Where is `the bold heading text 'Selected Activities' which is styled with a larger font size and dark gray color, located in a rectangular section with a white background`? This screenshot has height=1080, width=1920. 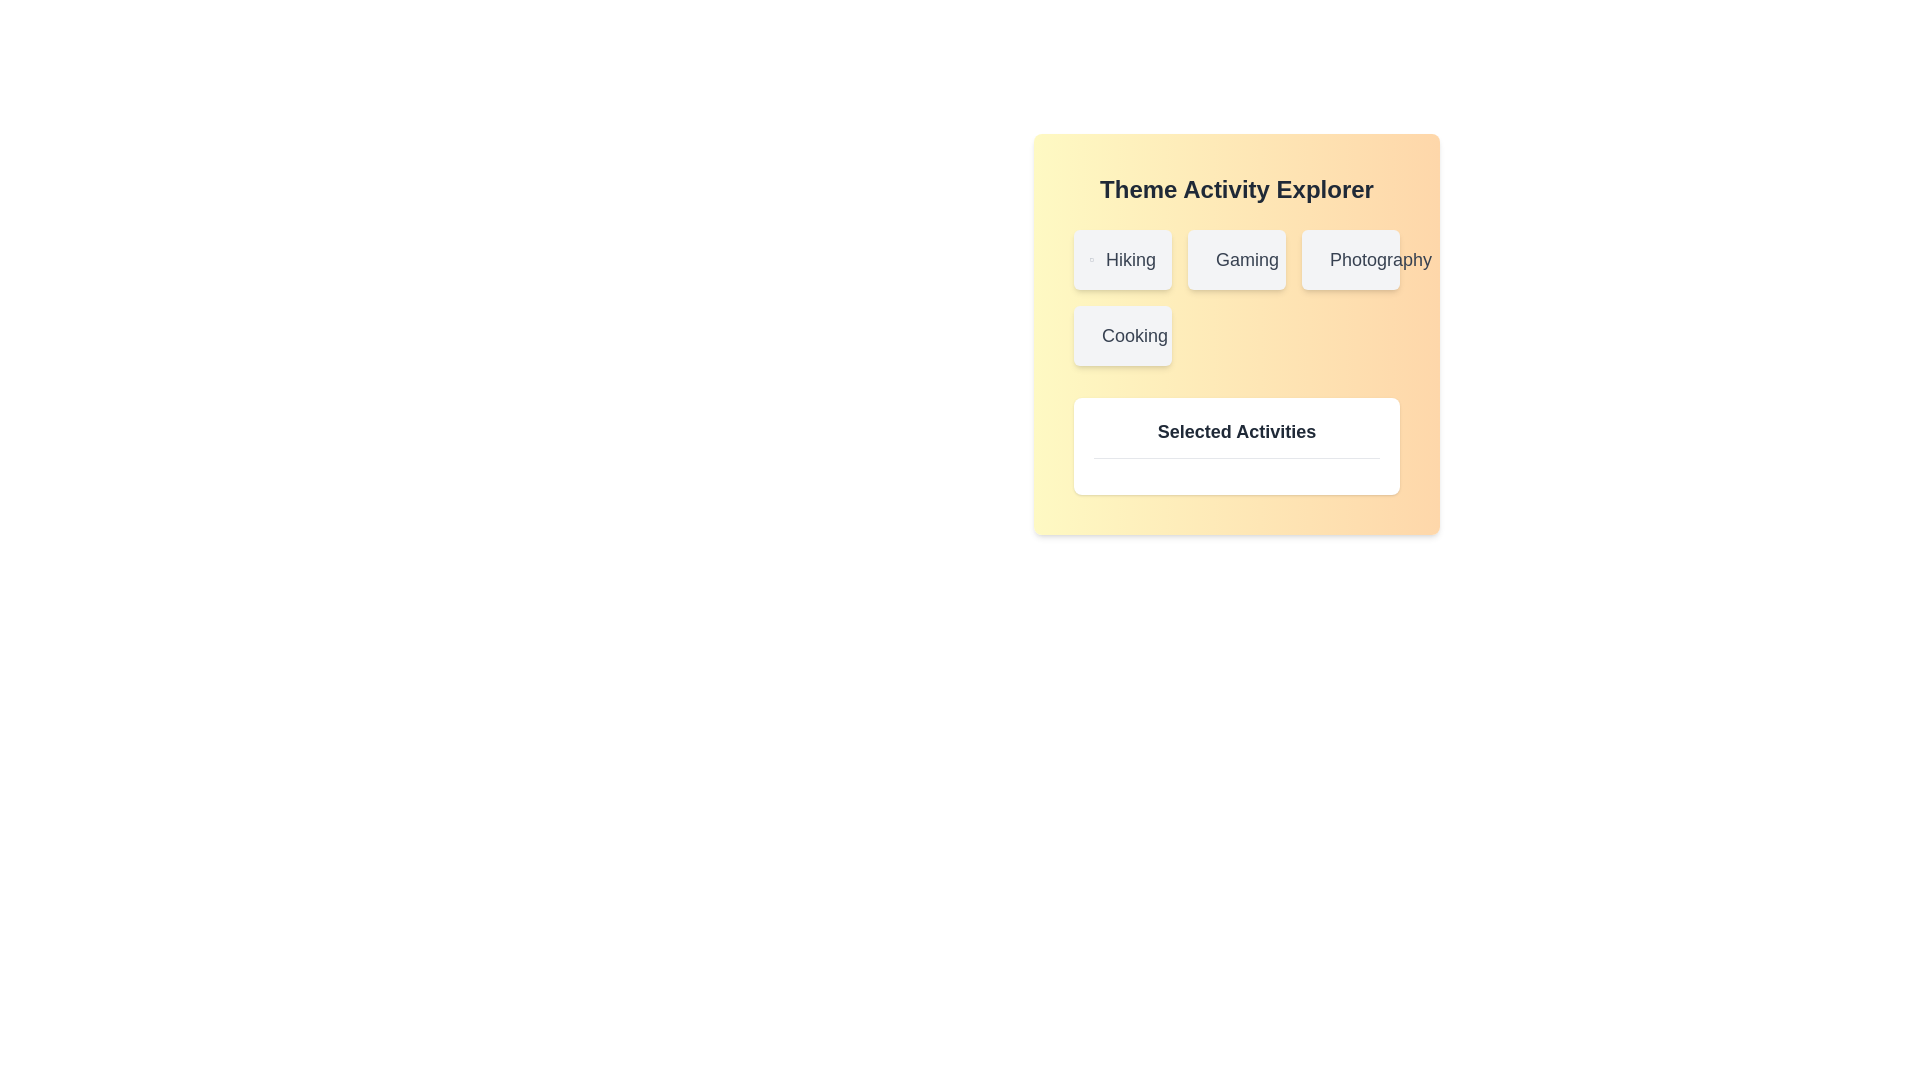 the bold heading text 'Selected Activities' which is styled with a larger font size and dark gray color, located in a rectangular section with a white background is located at coordinates (1236, 437).